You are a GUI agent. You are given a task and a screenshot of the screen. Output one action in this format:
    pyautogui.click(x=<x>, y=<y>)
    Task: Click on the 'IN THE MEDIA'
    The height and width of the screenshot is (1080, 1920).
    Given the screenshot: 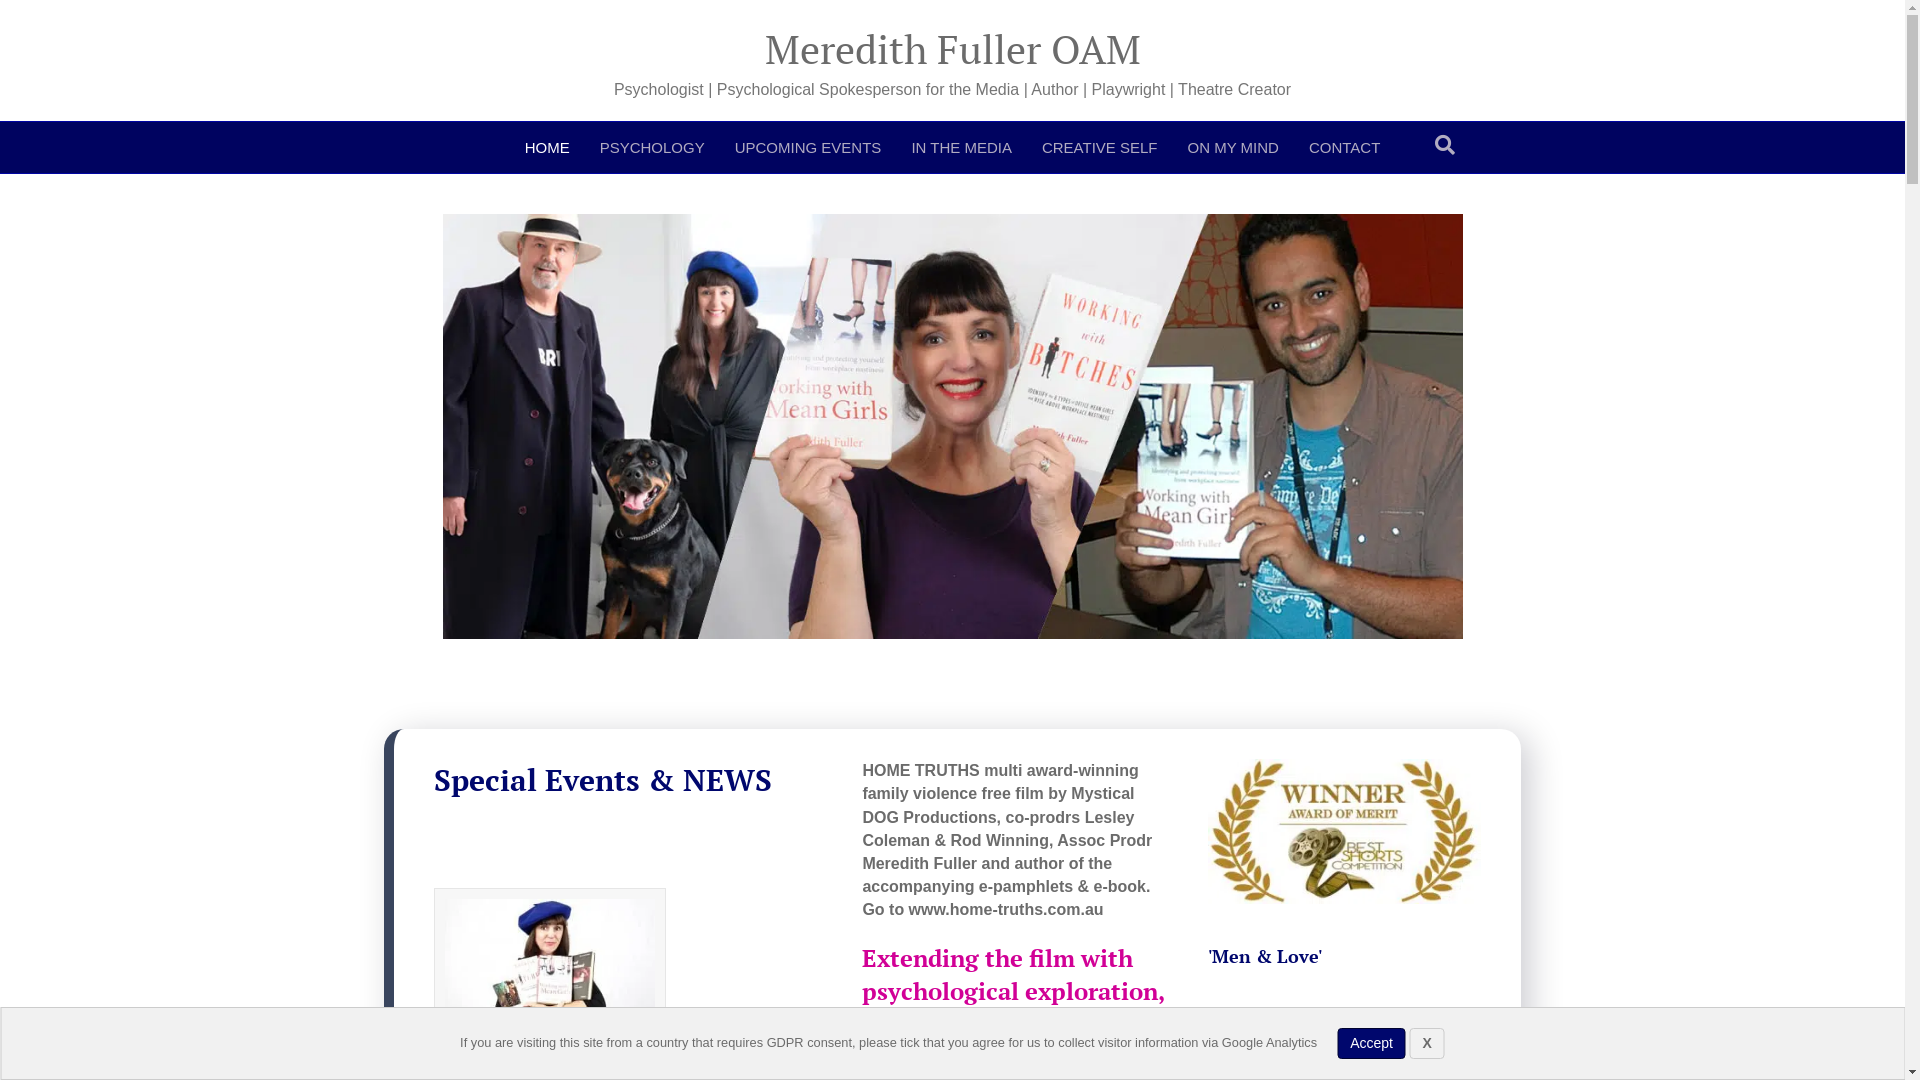 What is the action you would take?
    pyautogui.click(x=961, y=146)
    